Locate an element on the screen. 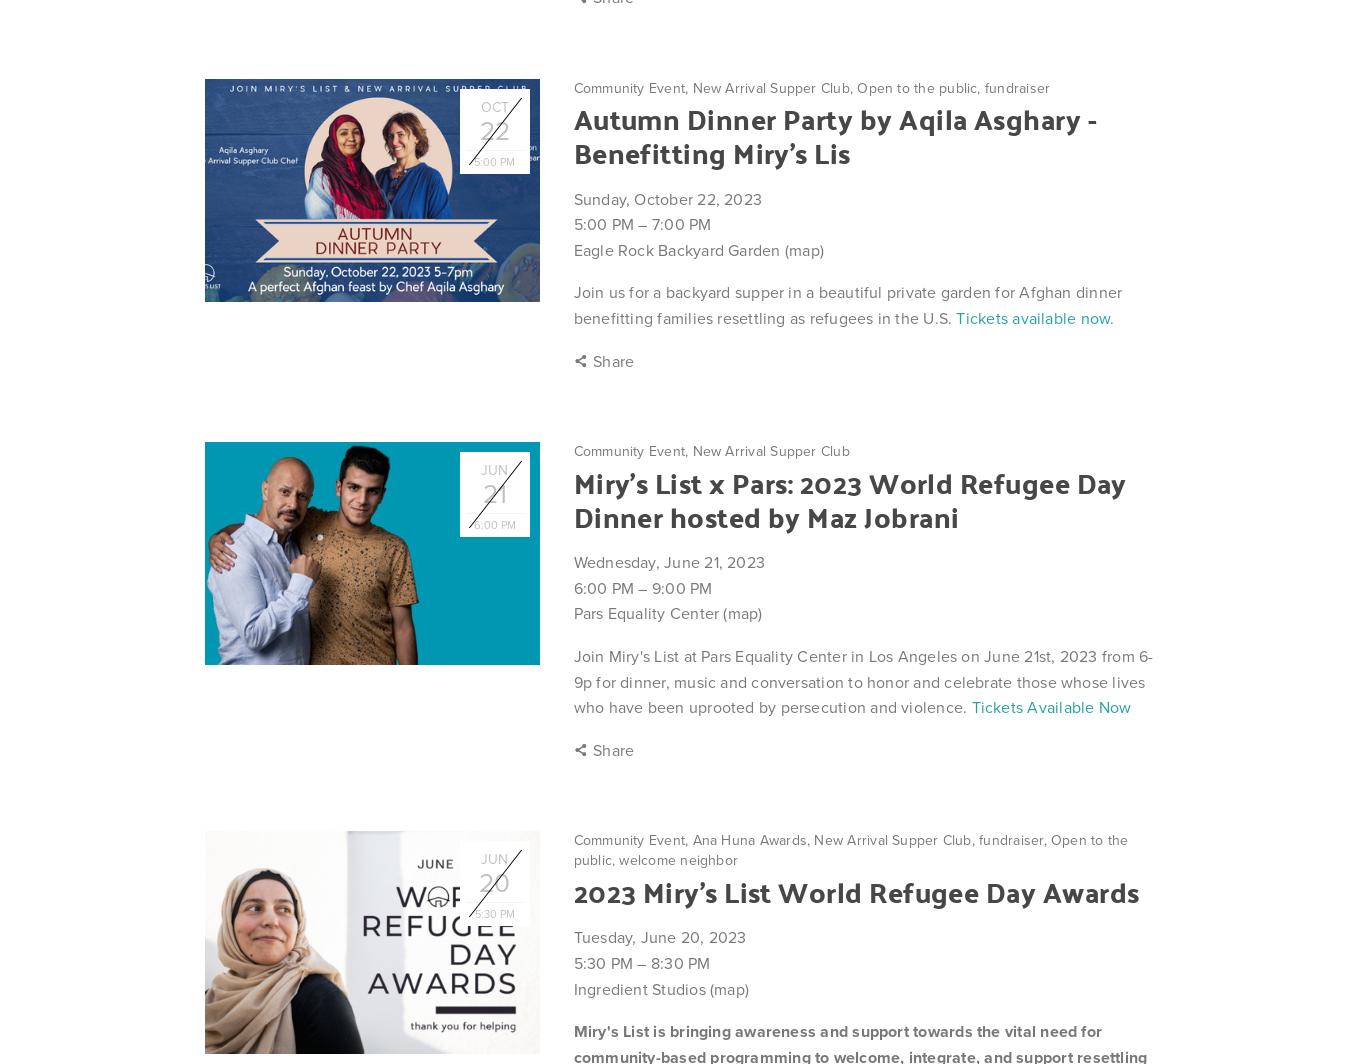 The height and width of the screenshot is (1064, 1366). 'welcome neighbor' is located at coordinates (617, 859).